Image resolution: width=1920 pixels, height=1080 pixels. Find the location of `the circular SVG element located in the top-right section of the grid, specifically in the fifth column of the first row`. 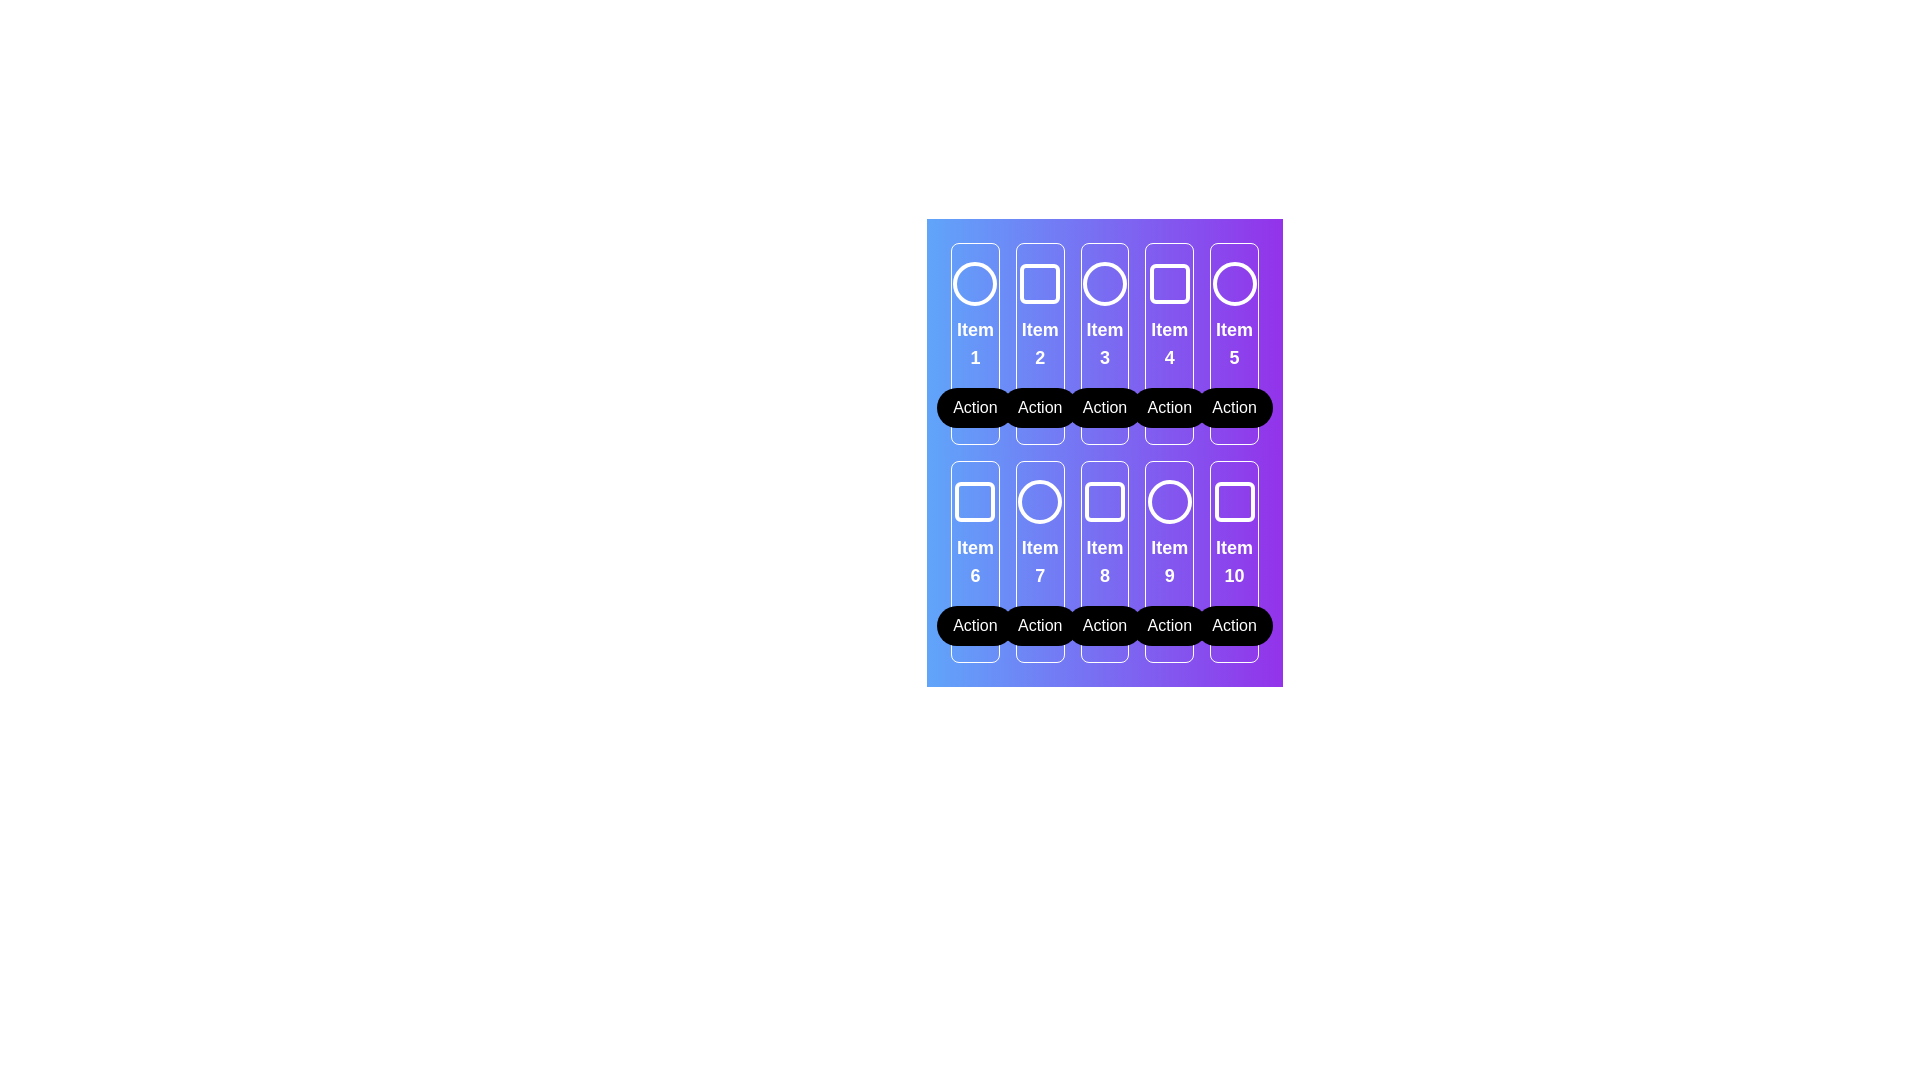

the circular SVG element located in the top-right section of the grid, specifically in the fifth column of the first row is located at coordinates (1233, 284).